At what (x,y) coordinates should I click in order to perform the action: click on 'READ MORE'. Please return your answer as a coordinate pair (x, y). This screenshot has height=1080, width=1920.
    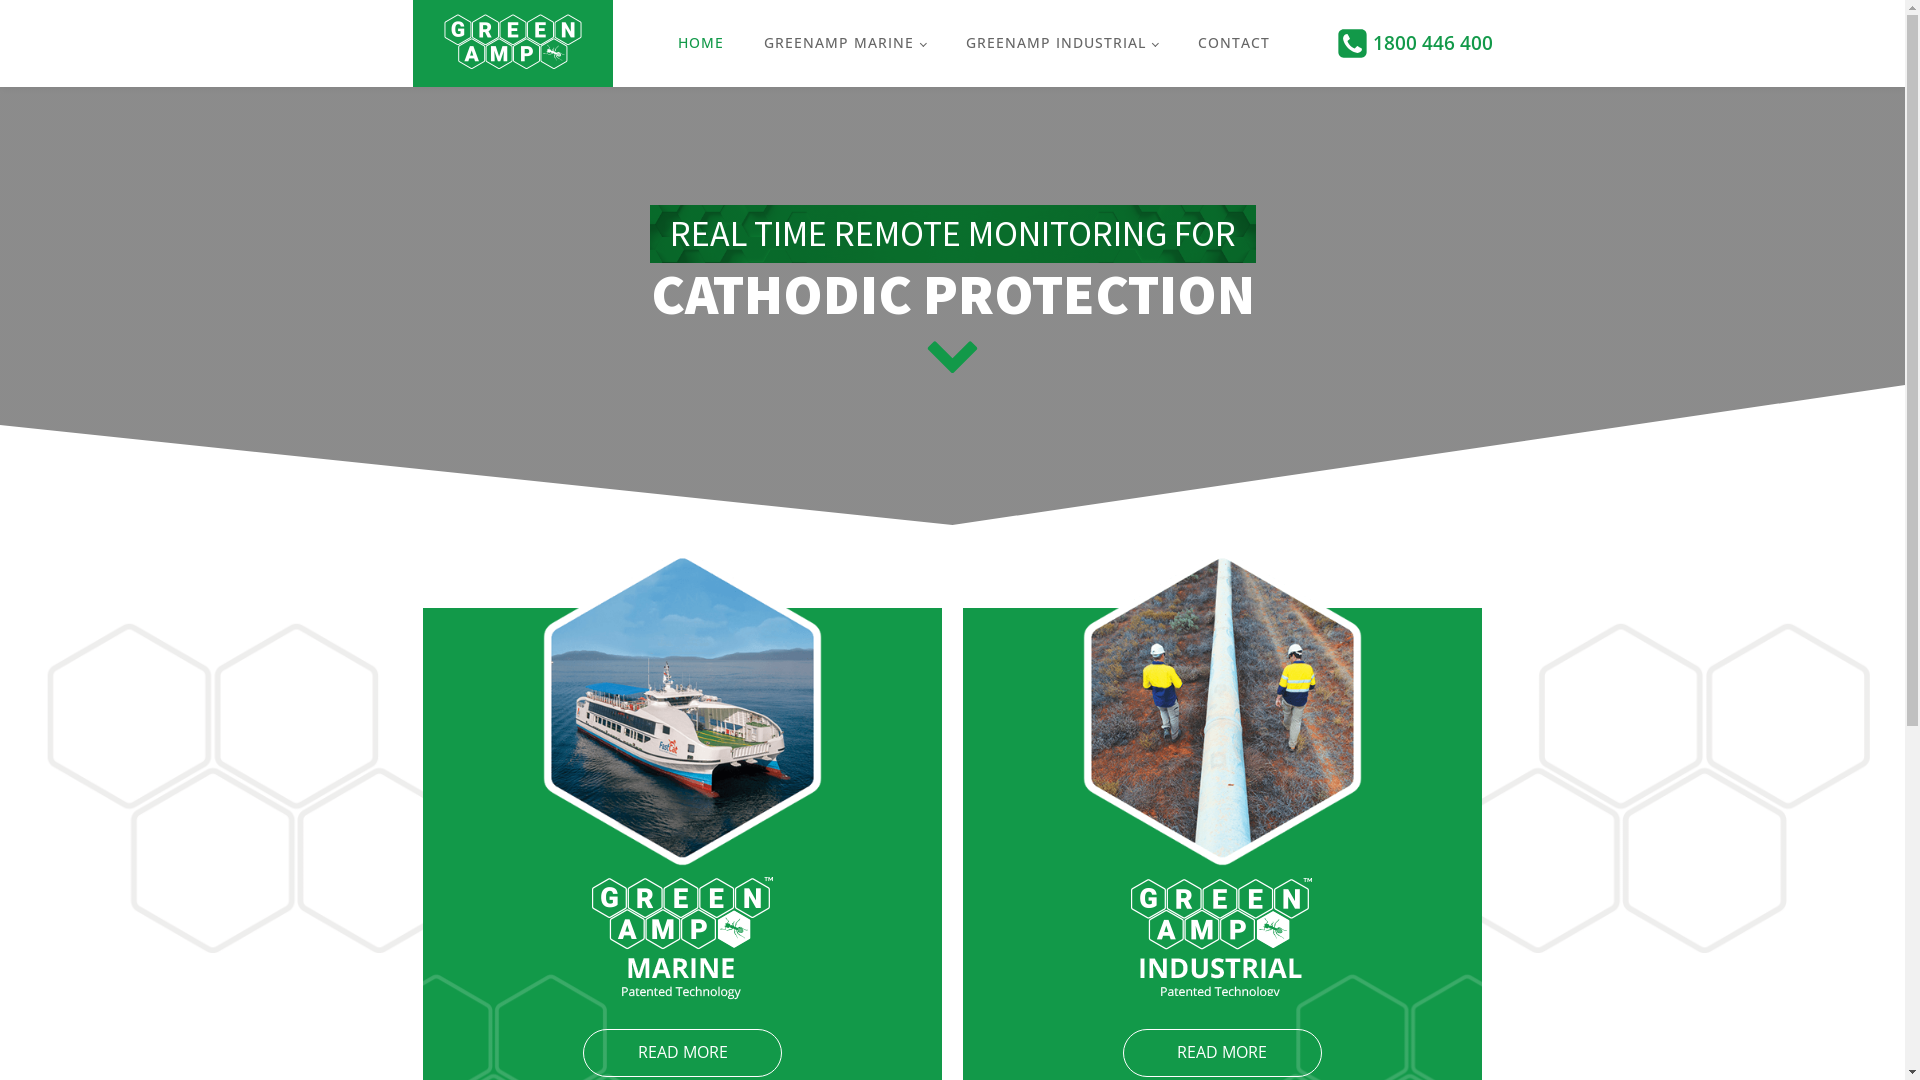
    Looking at the image, I should click on (581, 1052).